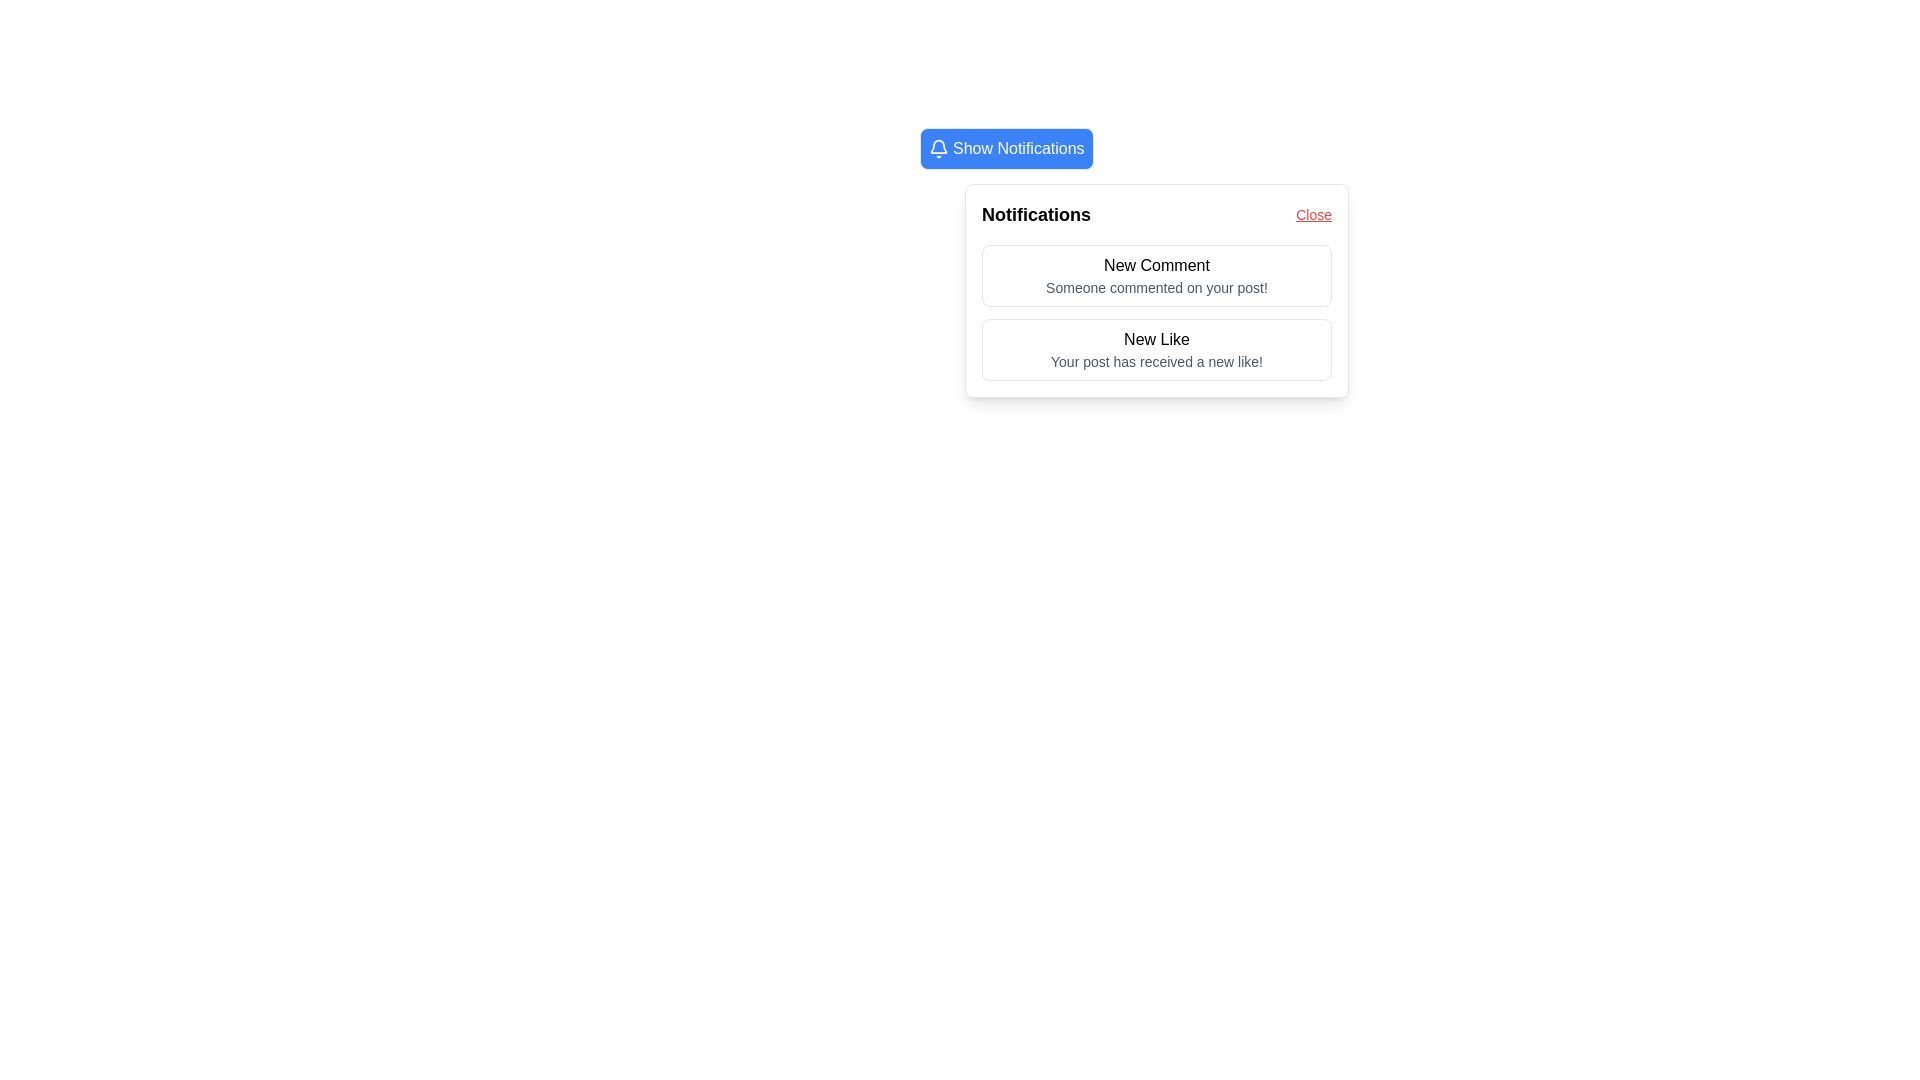 This screenshot has width=1920, height=1080. What do you see at coordinates (1036, 215) in the screenshot?
I see `text label at the top left of the notifications panel that serves as a header for the notifications section` at bounding box center [1036, 215].